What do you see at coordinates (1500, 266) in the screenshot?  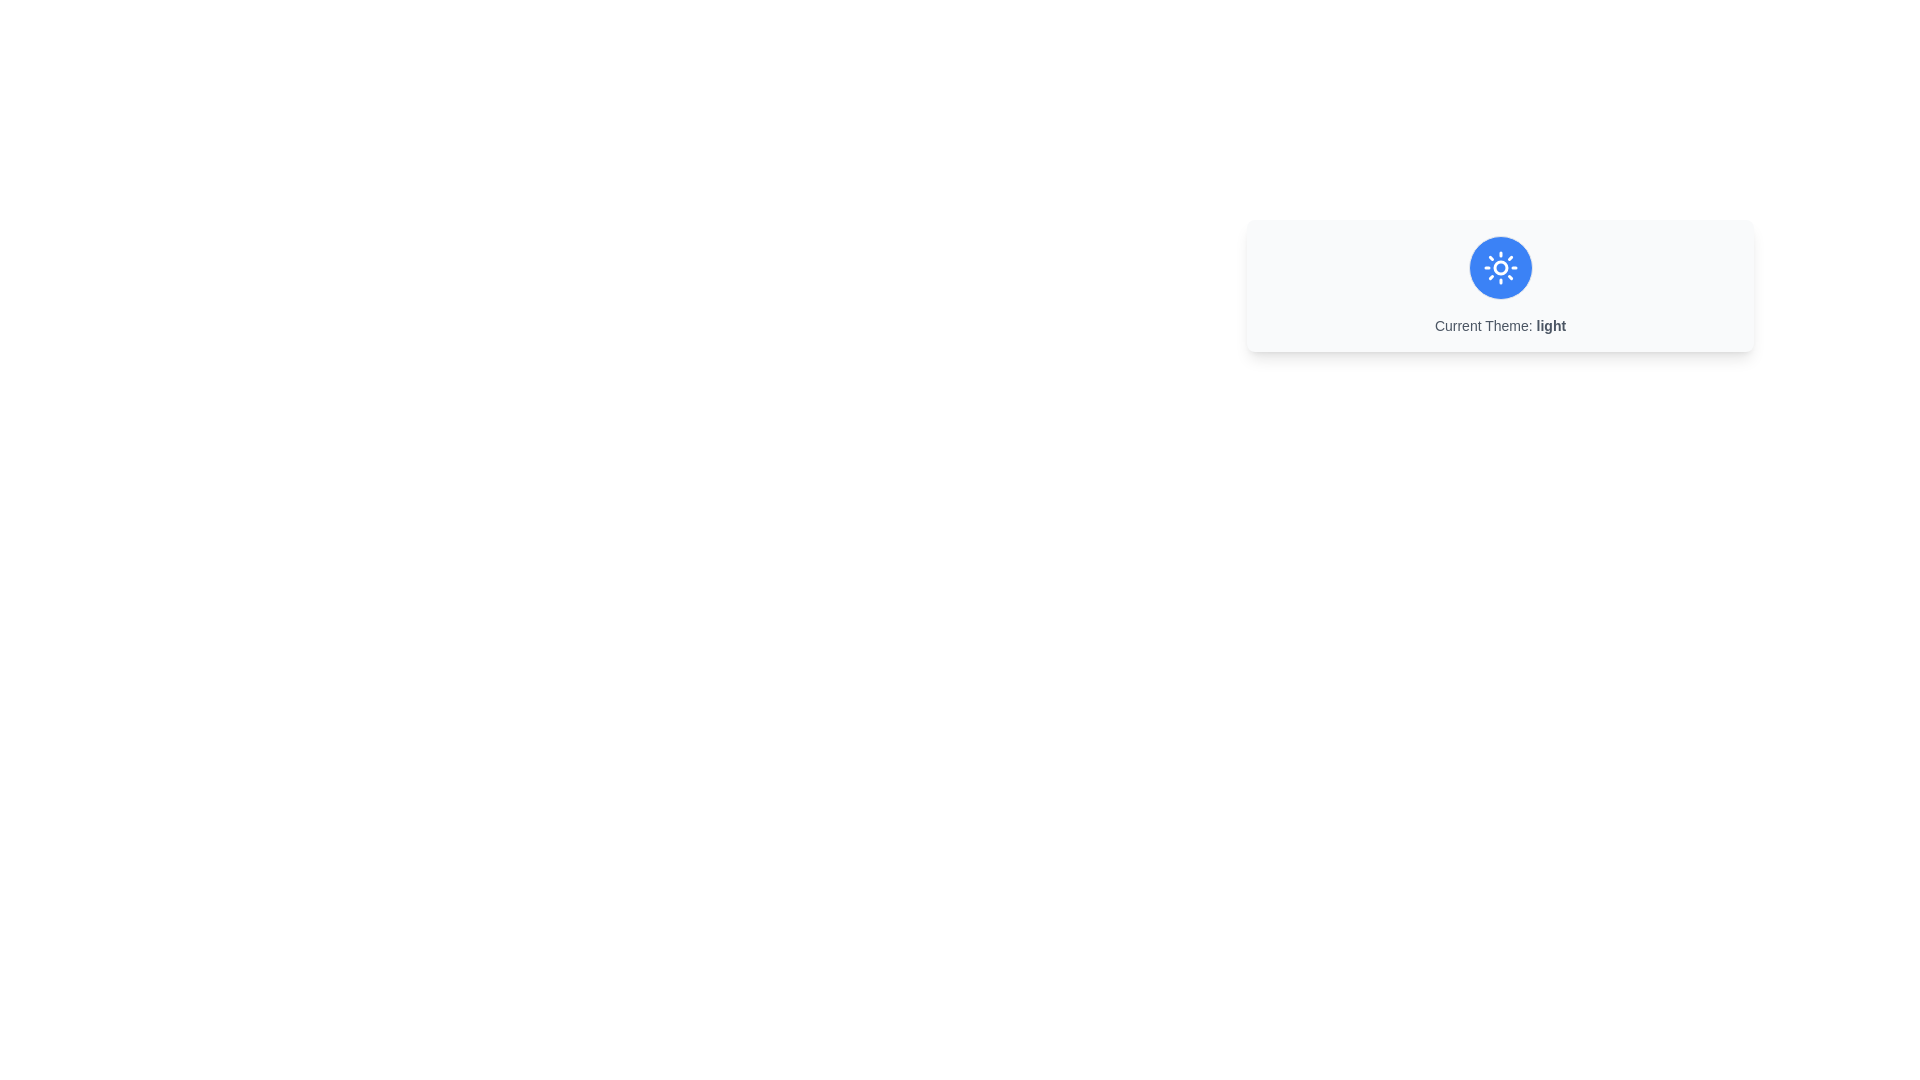 I see `the toggle button to observe any interactive feedback` at bounding box center [1500, 266].